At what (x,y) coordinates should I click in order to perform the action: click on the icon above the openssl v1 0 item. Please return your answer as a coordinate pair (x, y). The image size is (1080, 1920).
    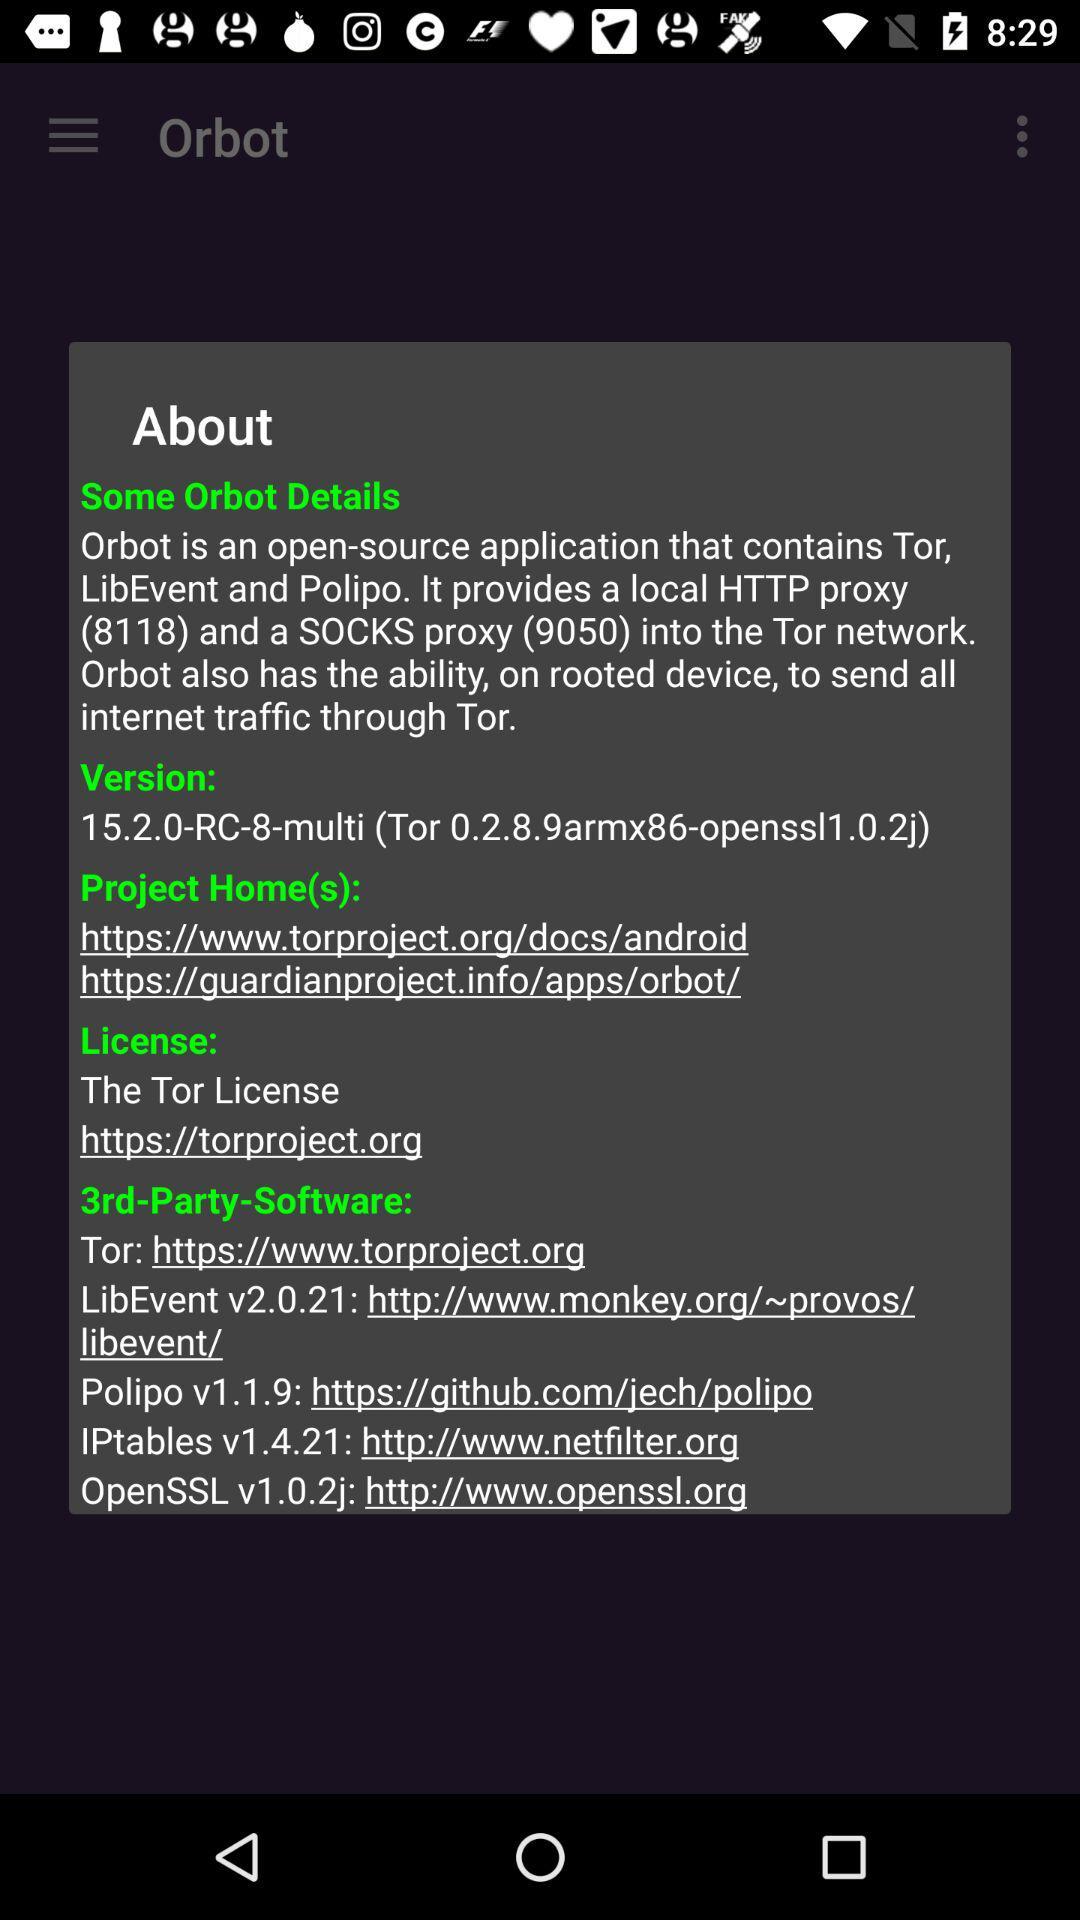
    Looking at the image, I should click on (540, 1440).